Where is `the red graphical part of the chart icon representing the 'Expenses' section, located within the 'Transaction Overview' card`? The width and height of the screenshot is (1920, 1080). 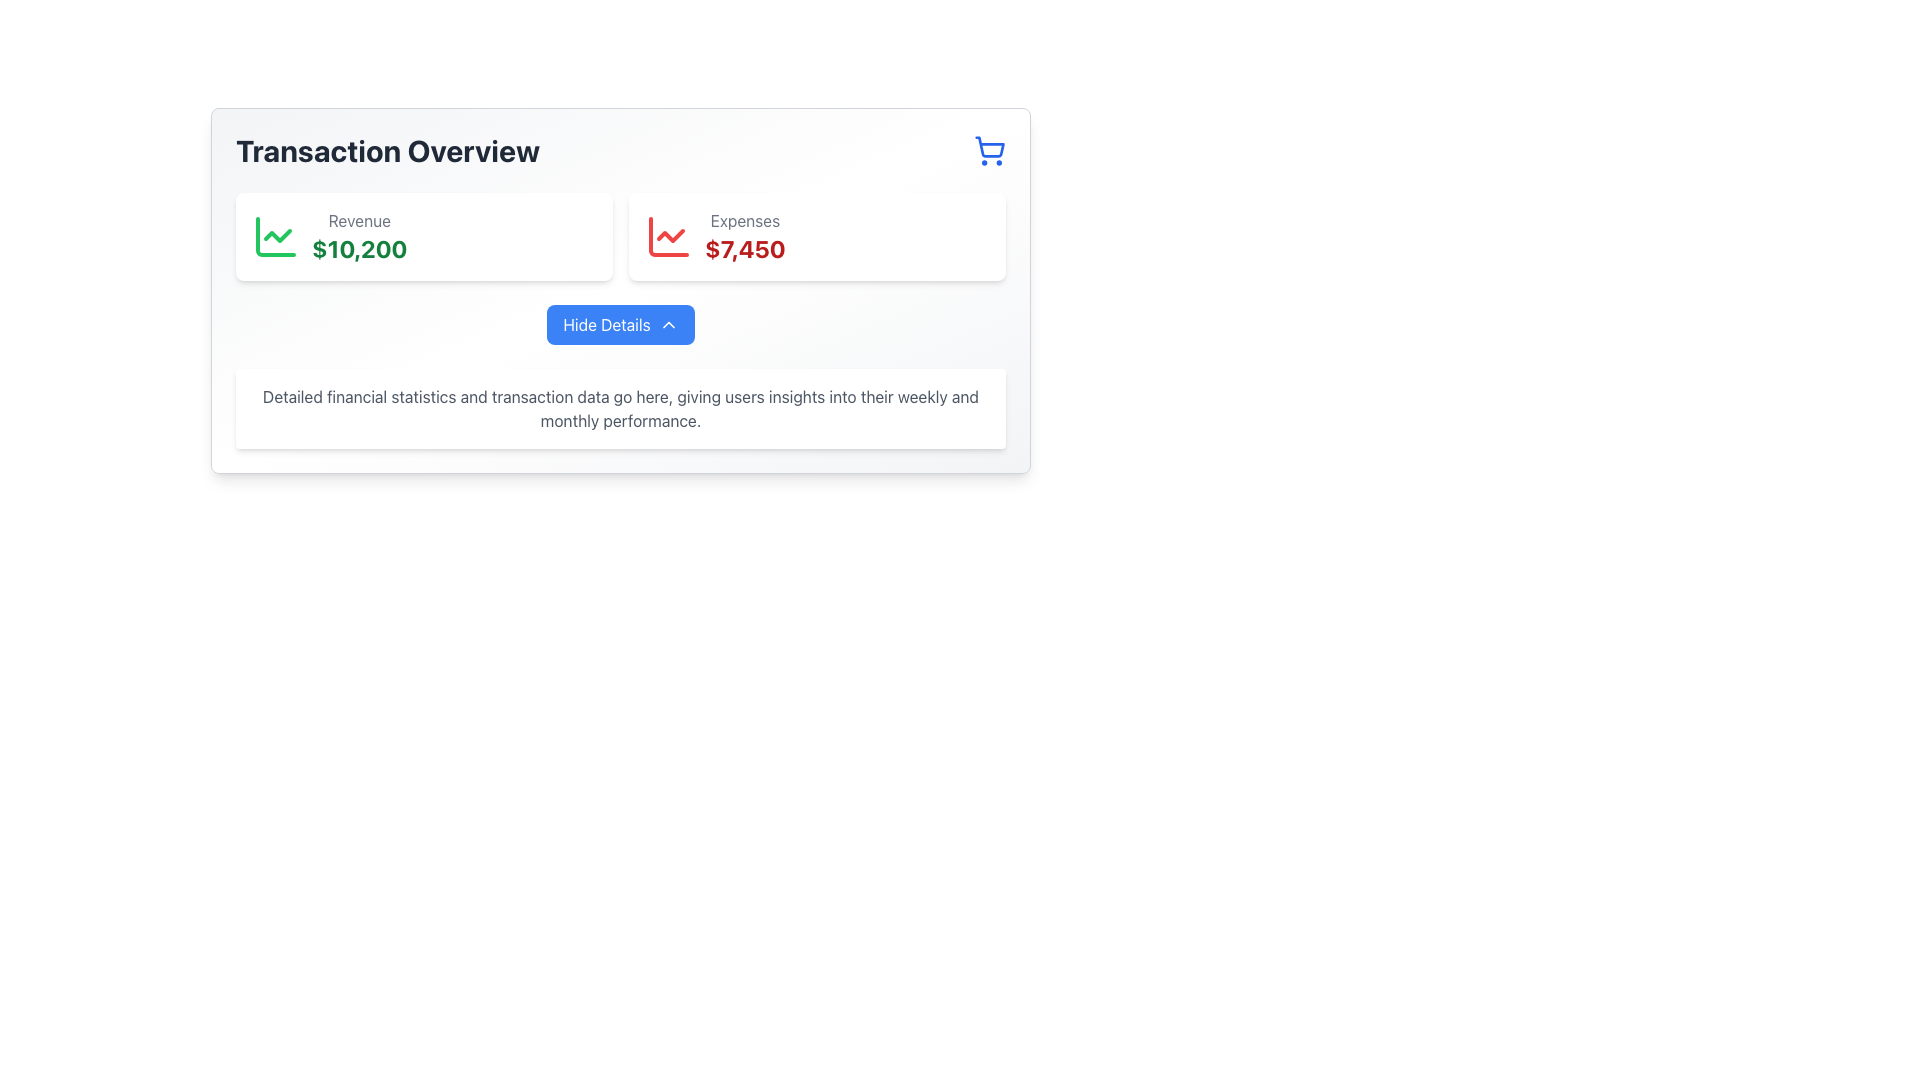 the red graphical part of the chart icon representing the 'Expenses' section, located within the 'Transaction Overview' card is located at coordinates (668, 235).